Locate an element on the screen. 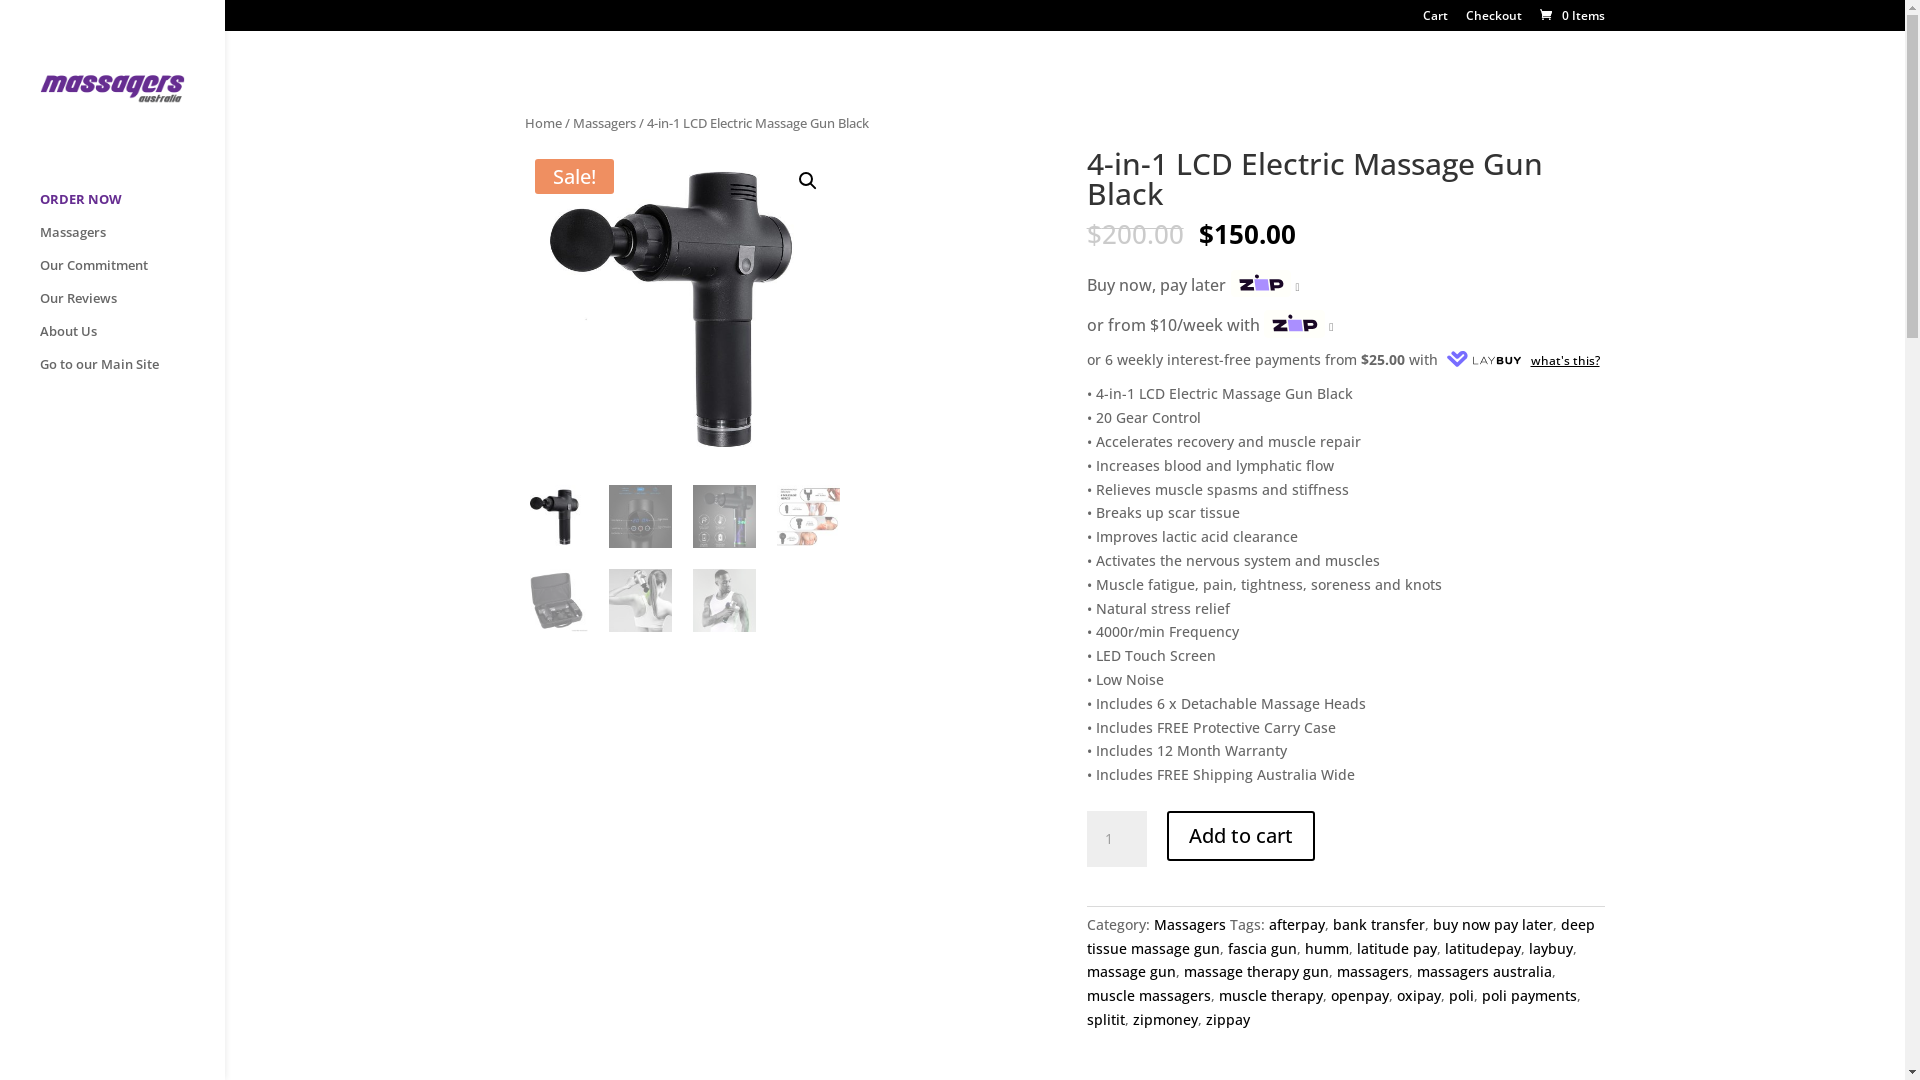 The height and width of the screenshot is (1080, 1920). 'massage therapy gun' is located at coordinates (1255, 970).